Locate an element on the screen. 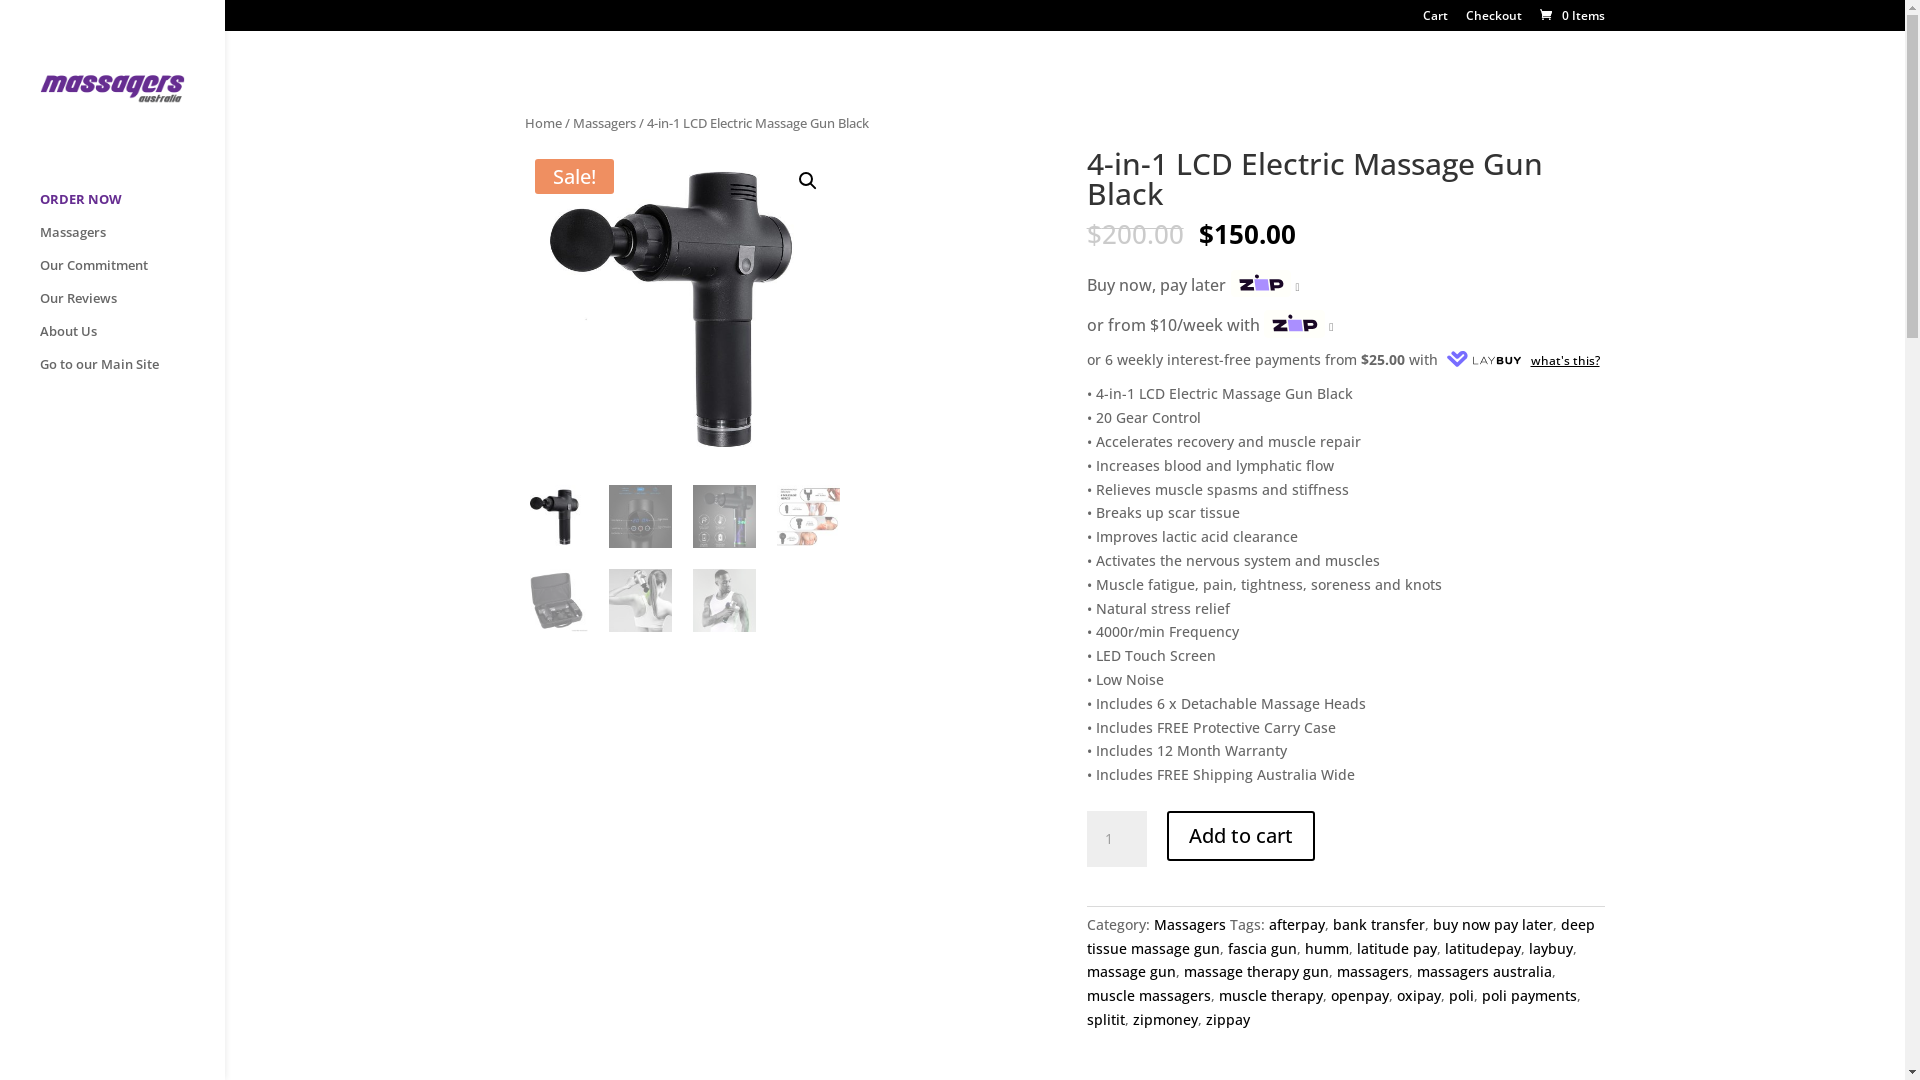 The height and width of the screenshot is (1080, 1920). 'massage therapy gun' is located at coordinates (1255, 970).